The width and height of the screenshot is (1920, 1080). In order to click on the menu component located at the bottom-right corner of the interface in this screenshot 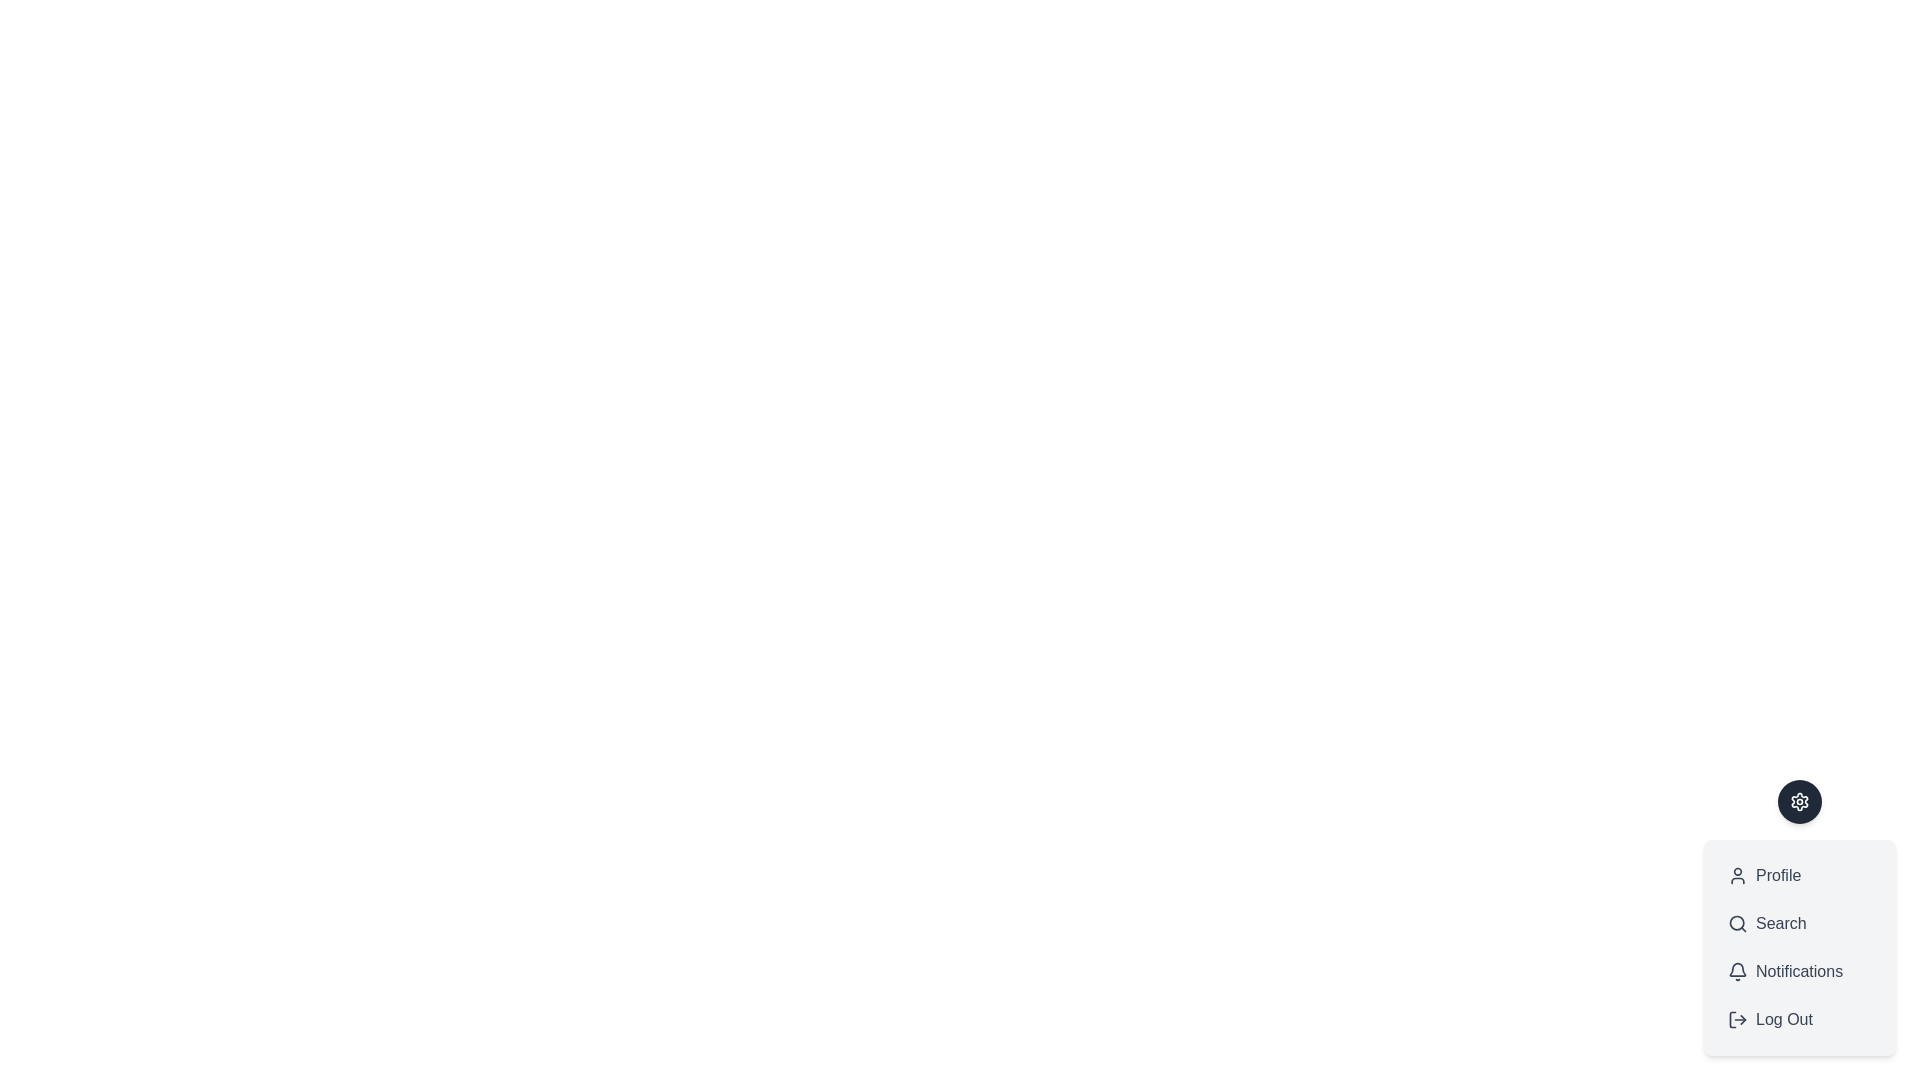, I will do `click(1800, 947)`.